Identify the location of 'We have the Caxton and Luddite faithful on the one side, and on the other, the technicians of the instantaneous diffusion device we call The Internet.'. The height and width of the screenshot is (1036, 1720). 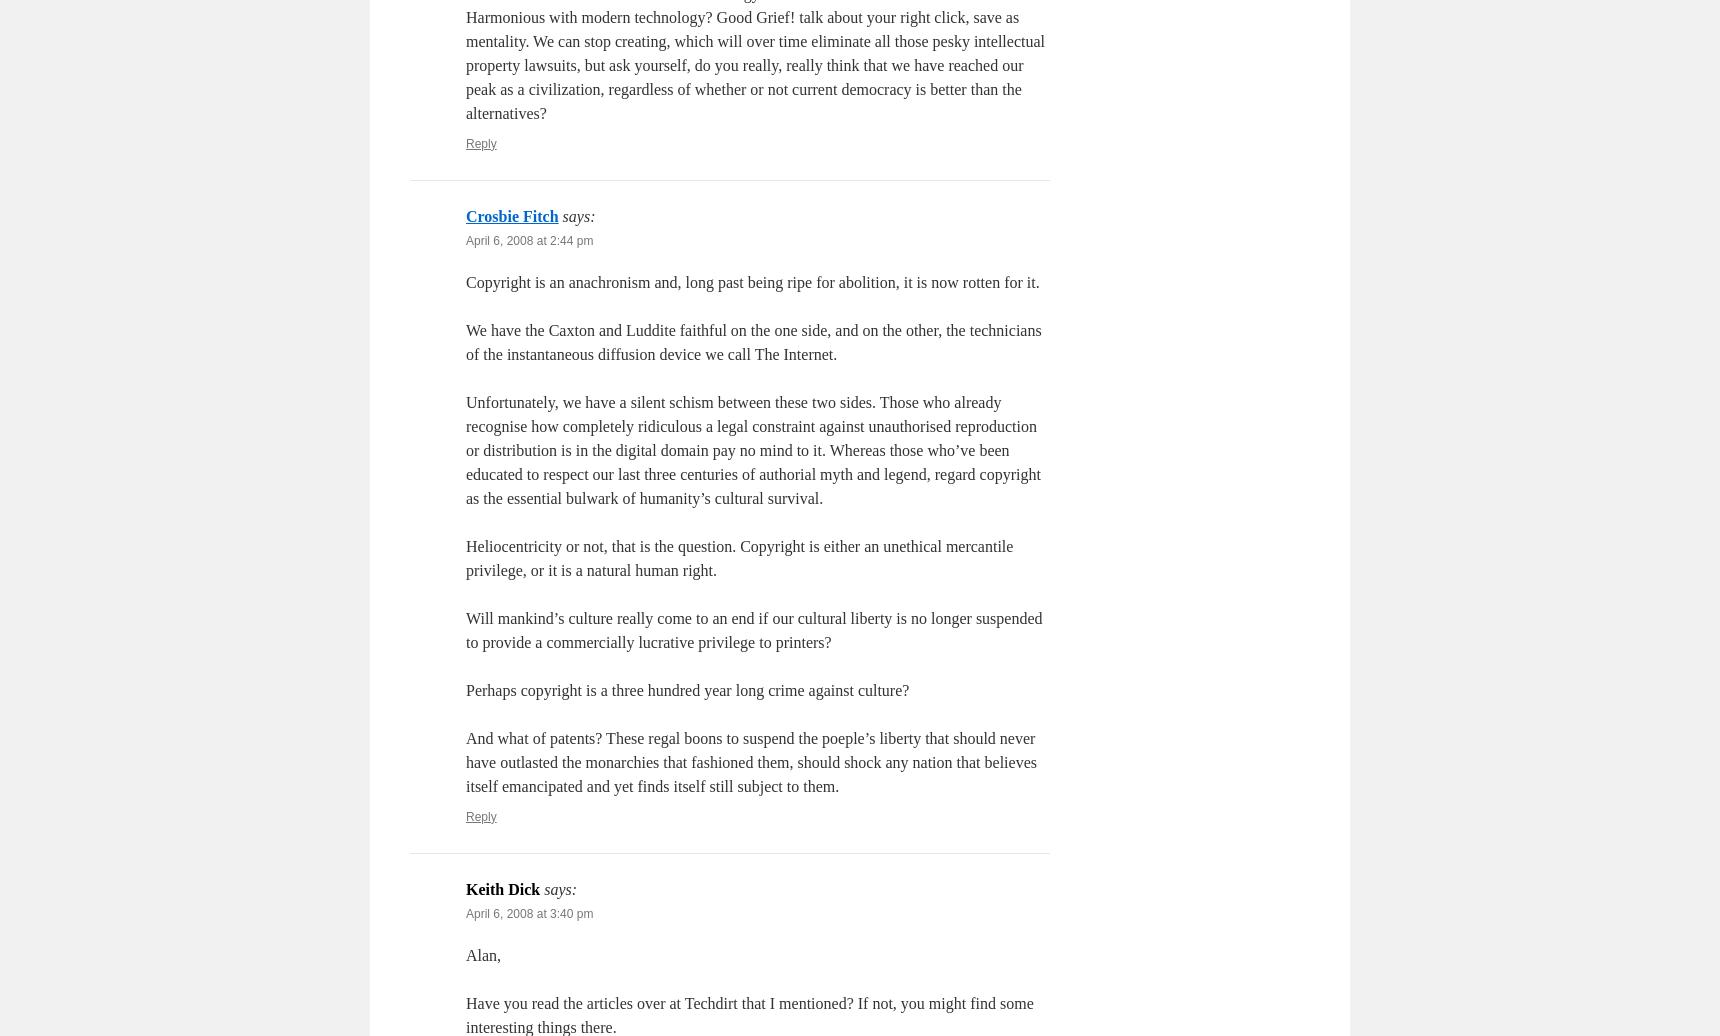
(752, 341).